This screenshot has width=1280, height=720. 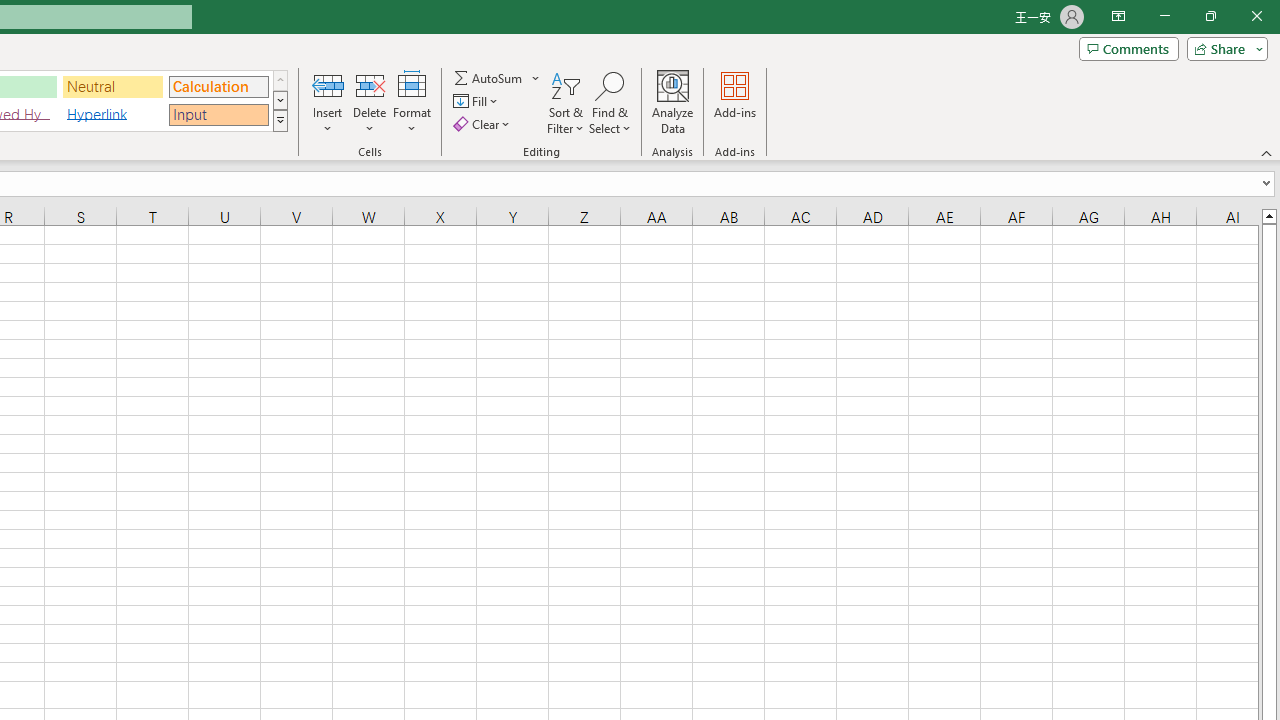 I want to click on 'Find & Select', so click(x=609, y=103).